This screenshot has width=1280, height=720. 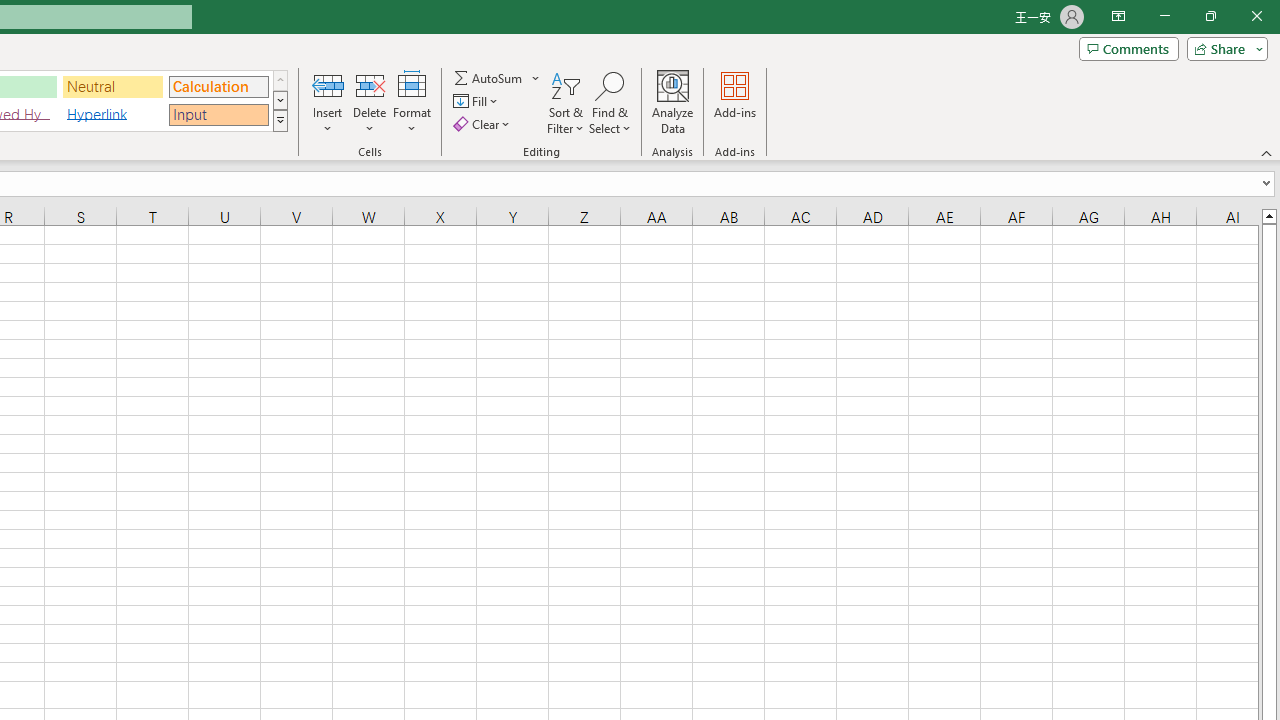 I want to click on 'Find & Select', so click(x=609, y=103).